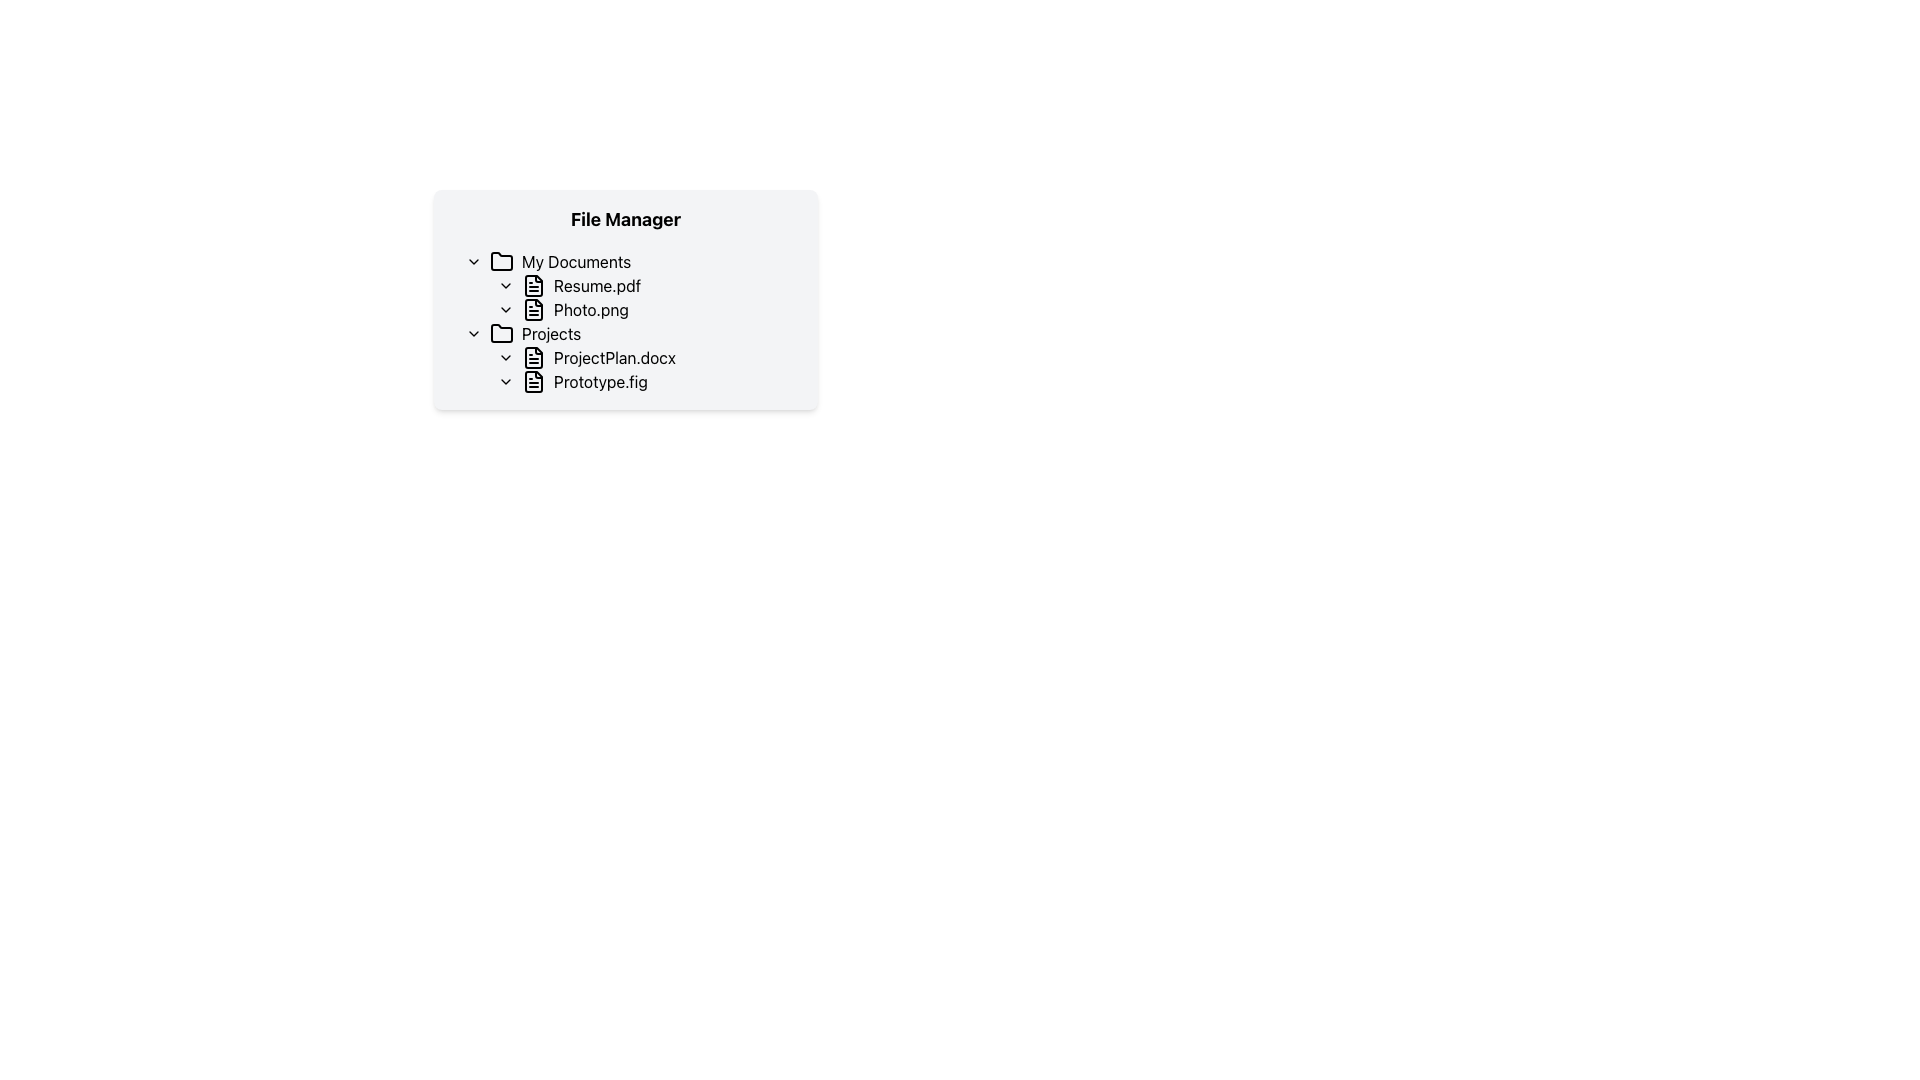 Image resolution: width=1920 pixels, height=1080 pixels. Describe the element at coordinates (632, 285) in the screenshot. I see `the file item labeled 'Resume.pdf' in the file explorer` at that location.